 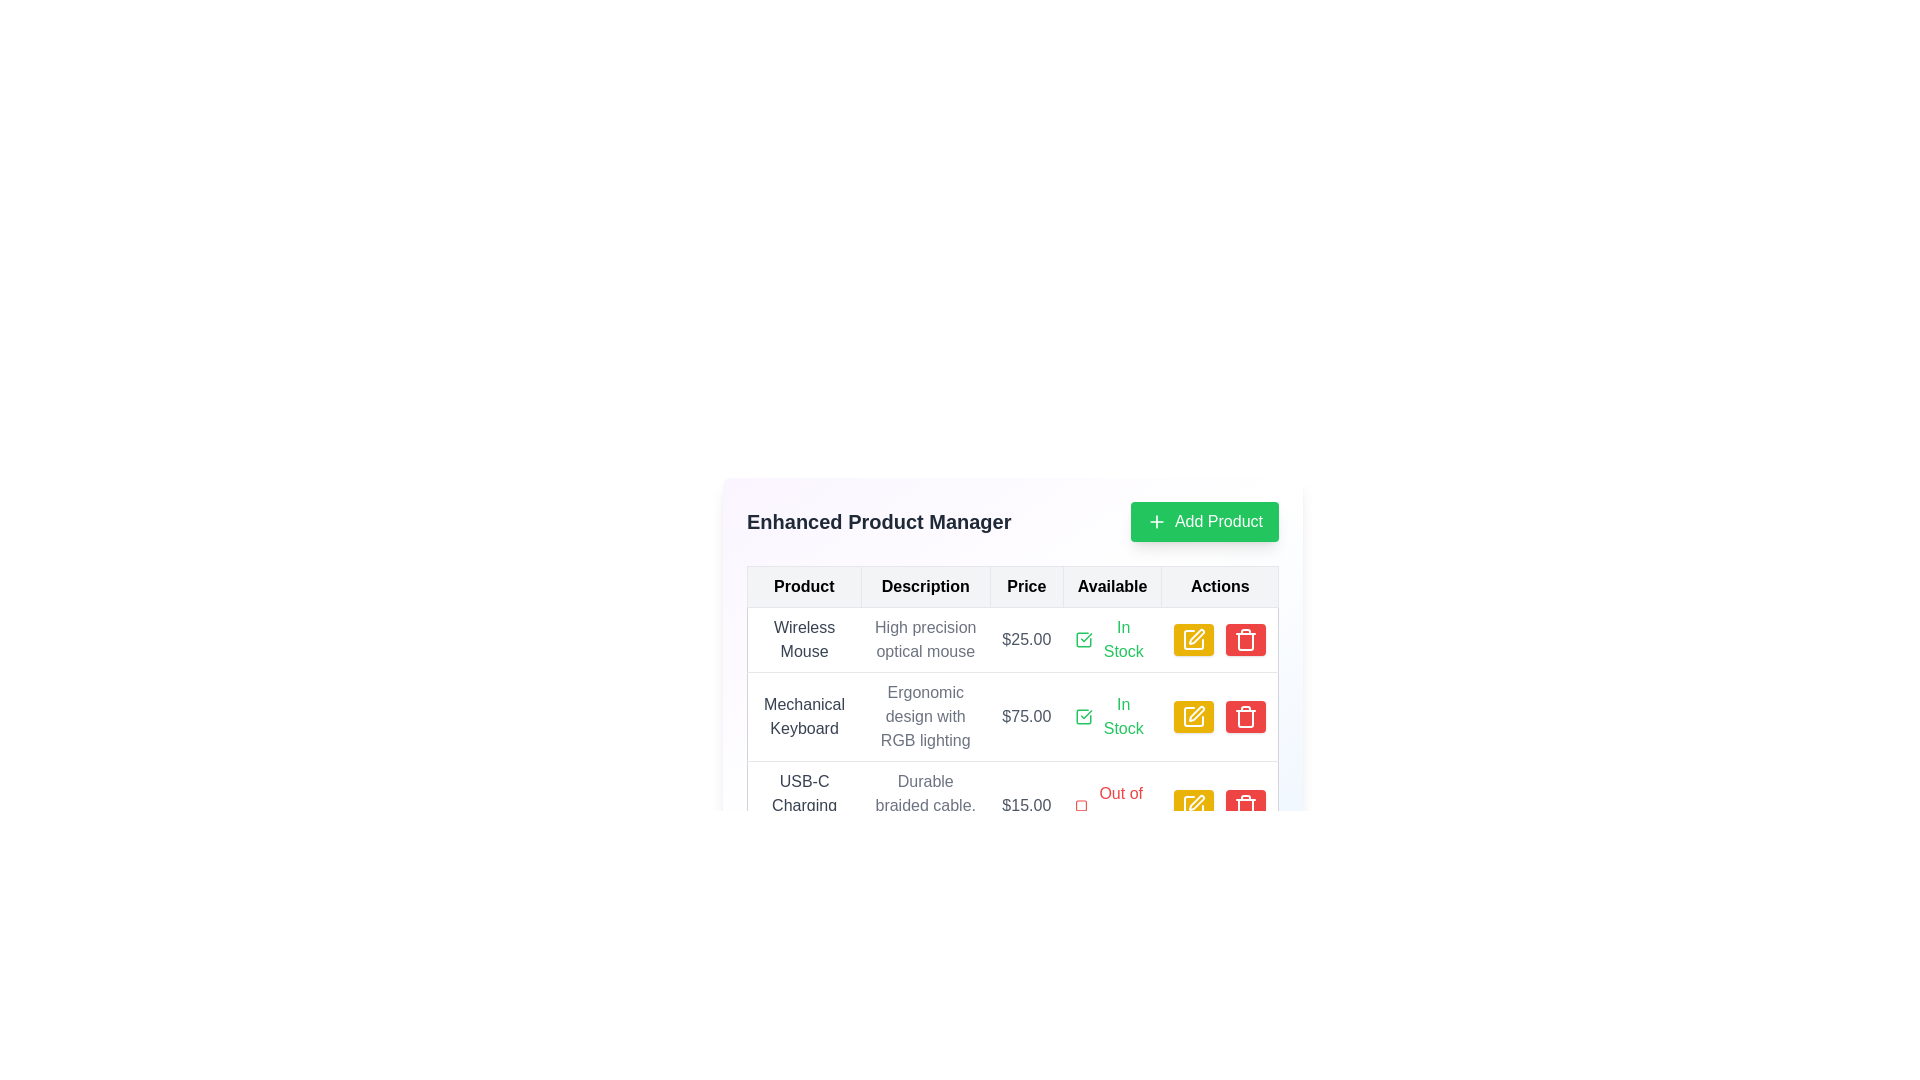 What do you see at coordinates (1111, 716) in the screenshot?
I see `the Status indicator displaying 'In Stock' in green color with a checkmark icon, located in the 'Available' column of the second row of the product table` at bounding box center [1111, 716].